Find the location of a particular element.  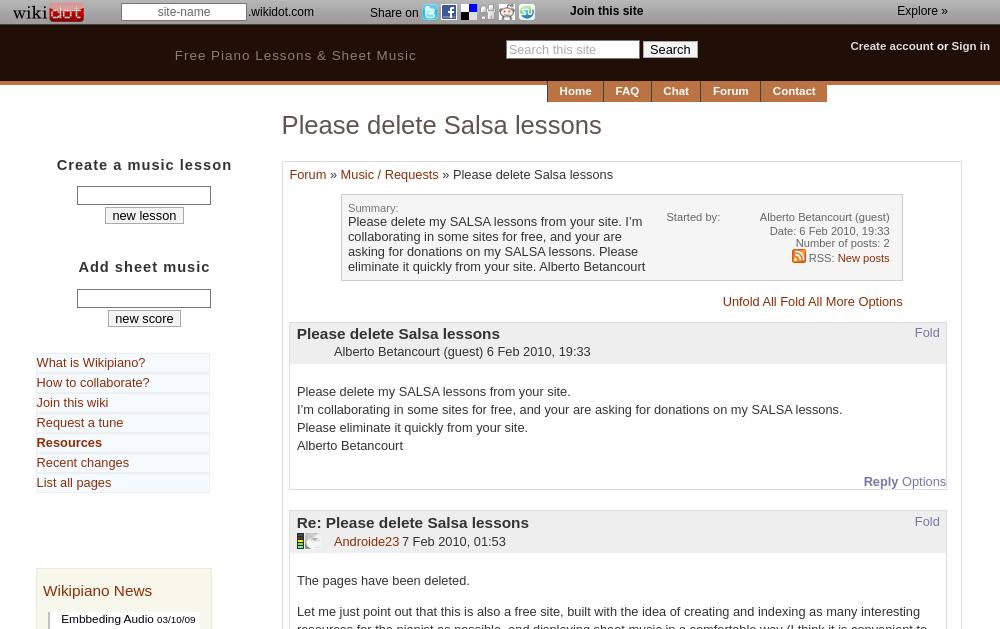

'Started by:' is located at coordinates (693, 216).